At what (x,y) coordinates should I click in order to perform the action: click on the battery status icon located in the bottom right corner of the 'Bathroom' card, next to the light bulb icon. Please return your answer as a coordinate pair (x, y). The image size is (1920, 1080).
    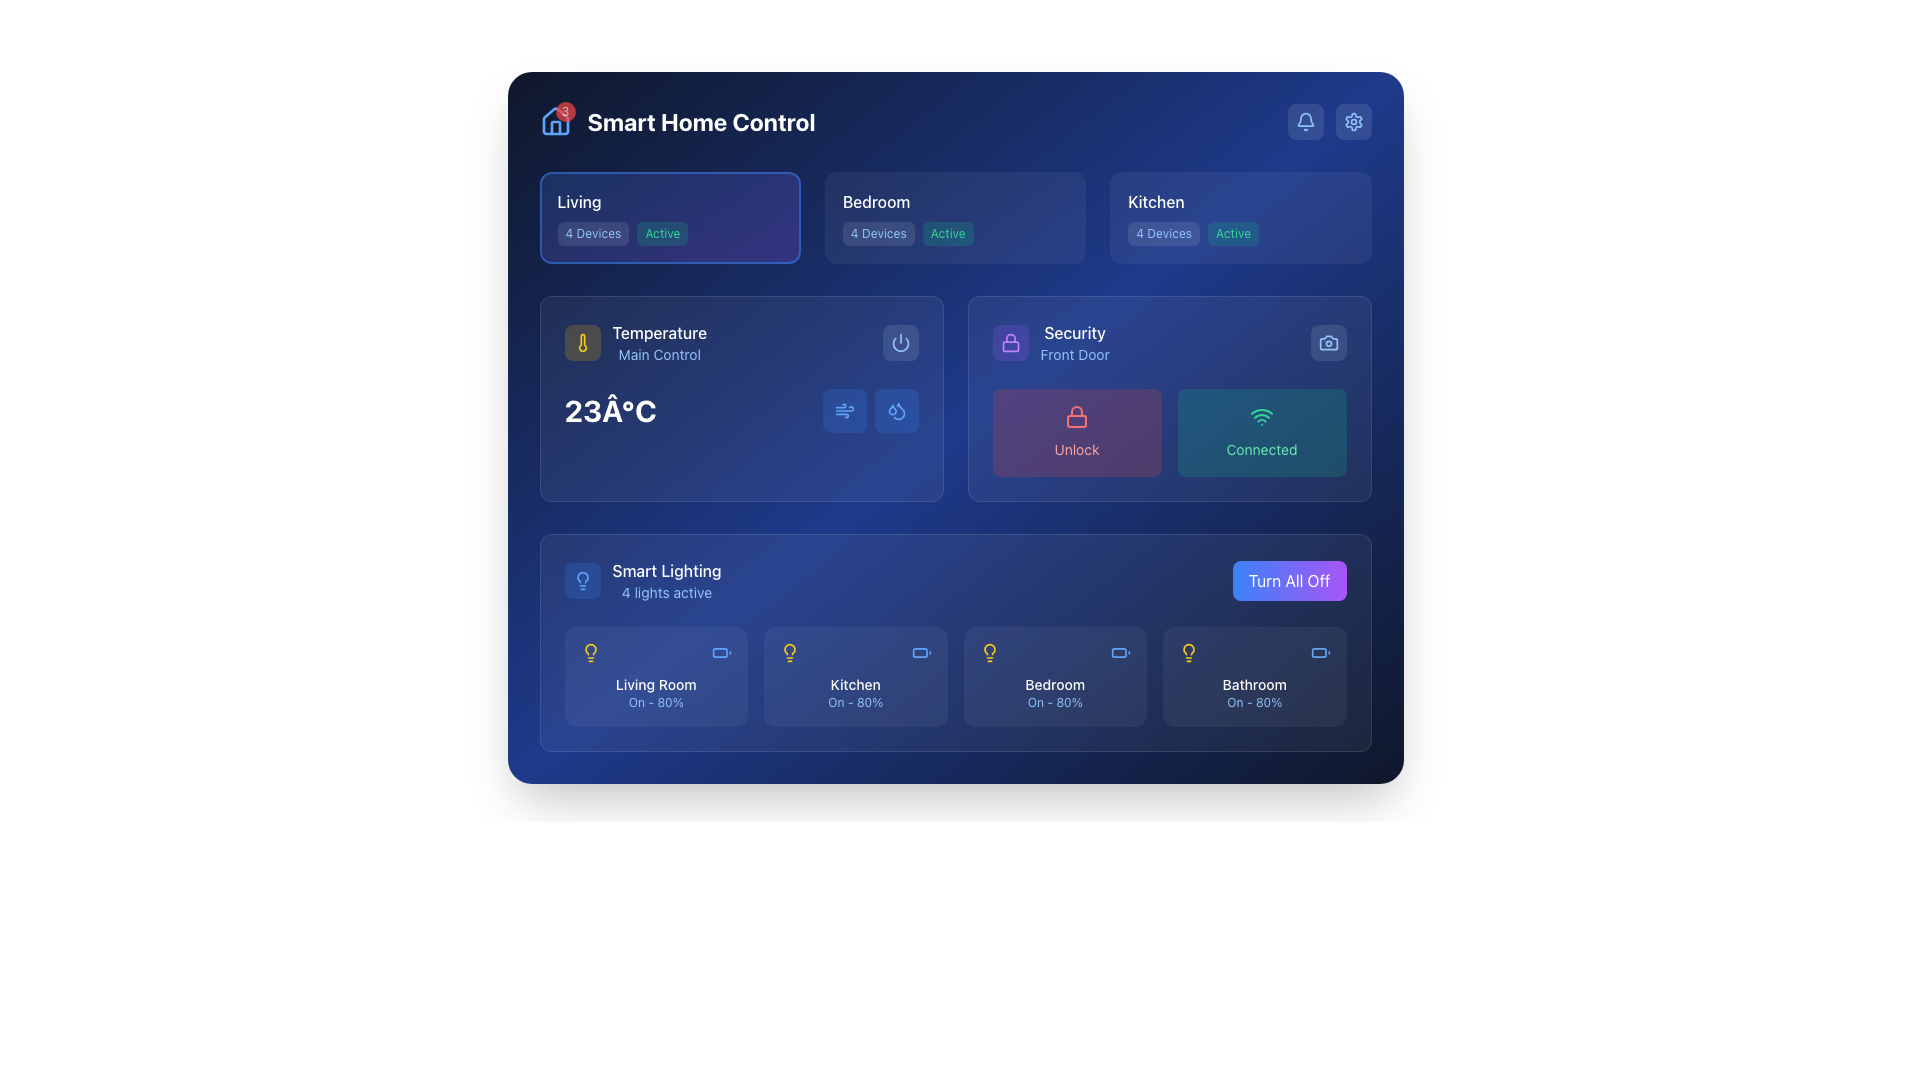
    Looking at the image, I should click on (1320, 652).